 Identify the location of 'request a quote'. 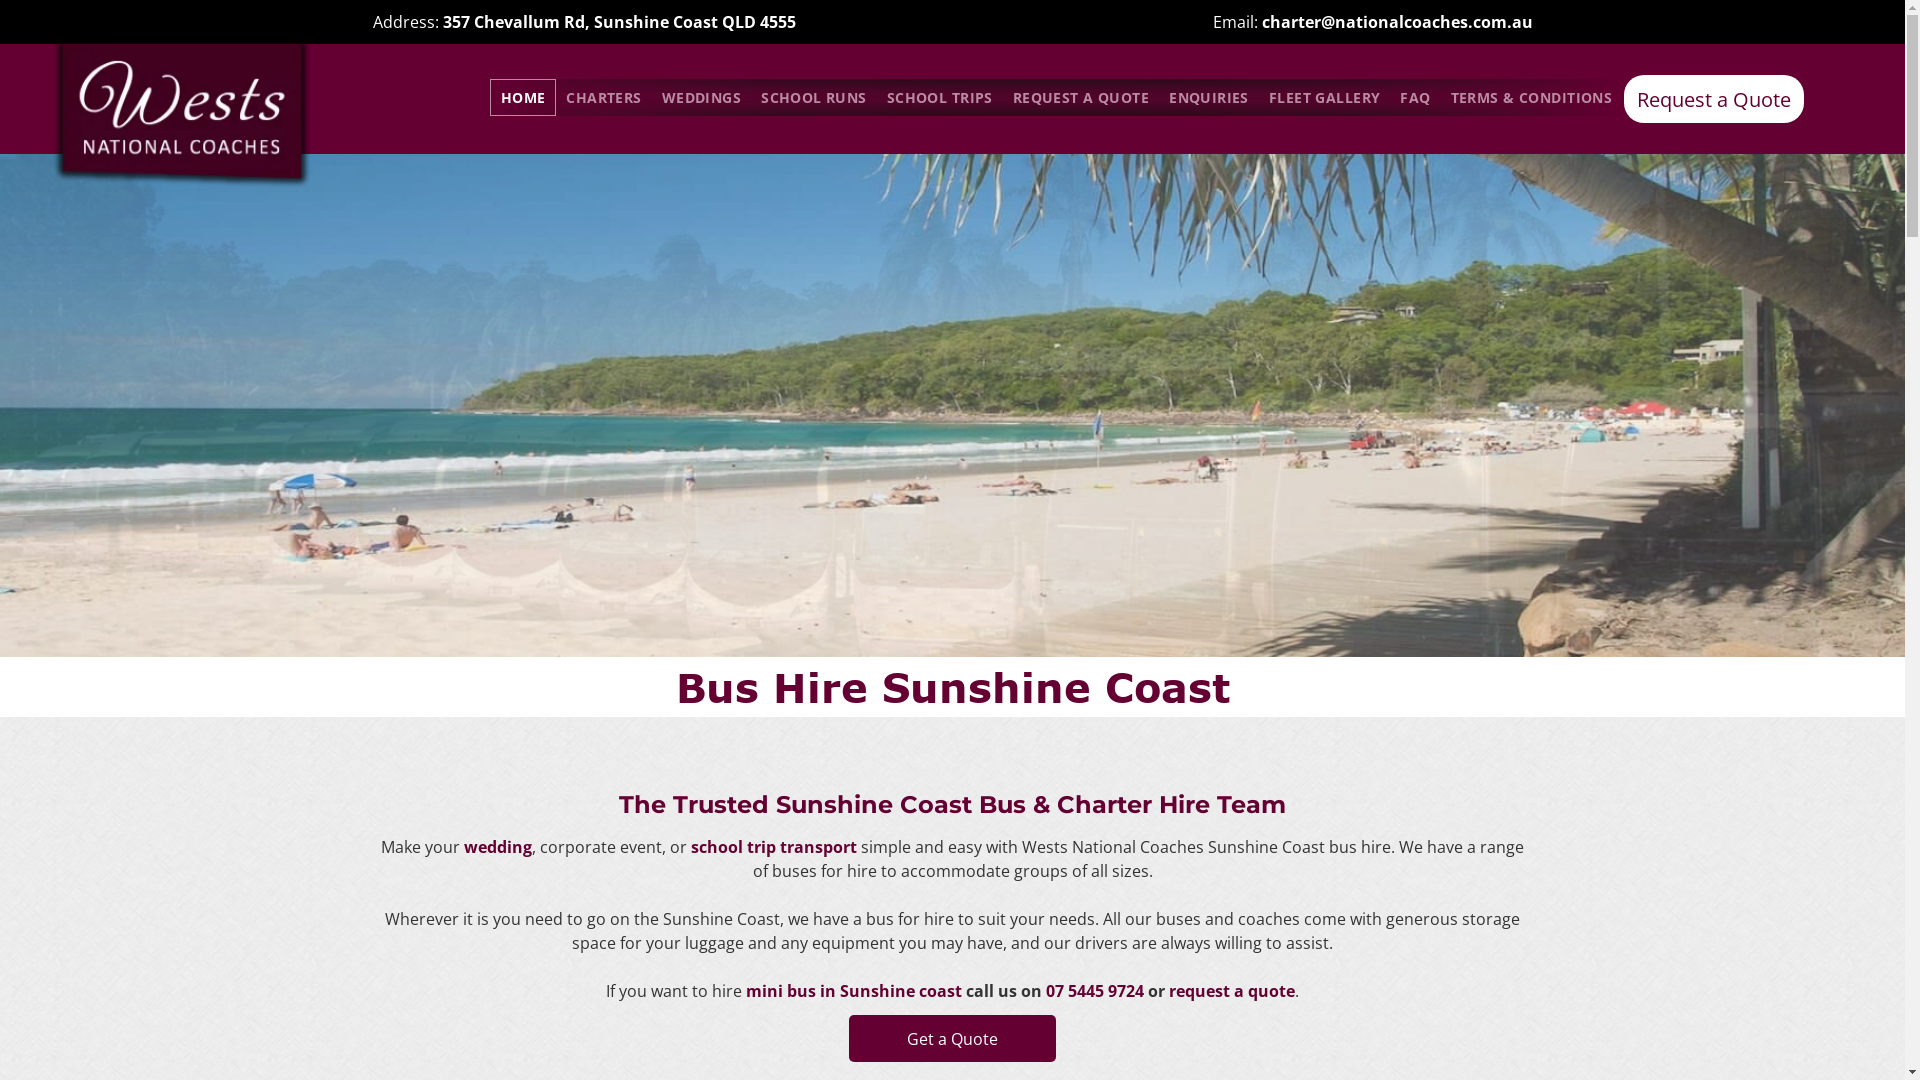
(1231, 991).